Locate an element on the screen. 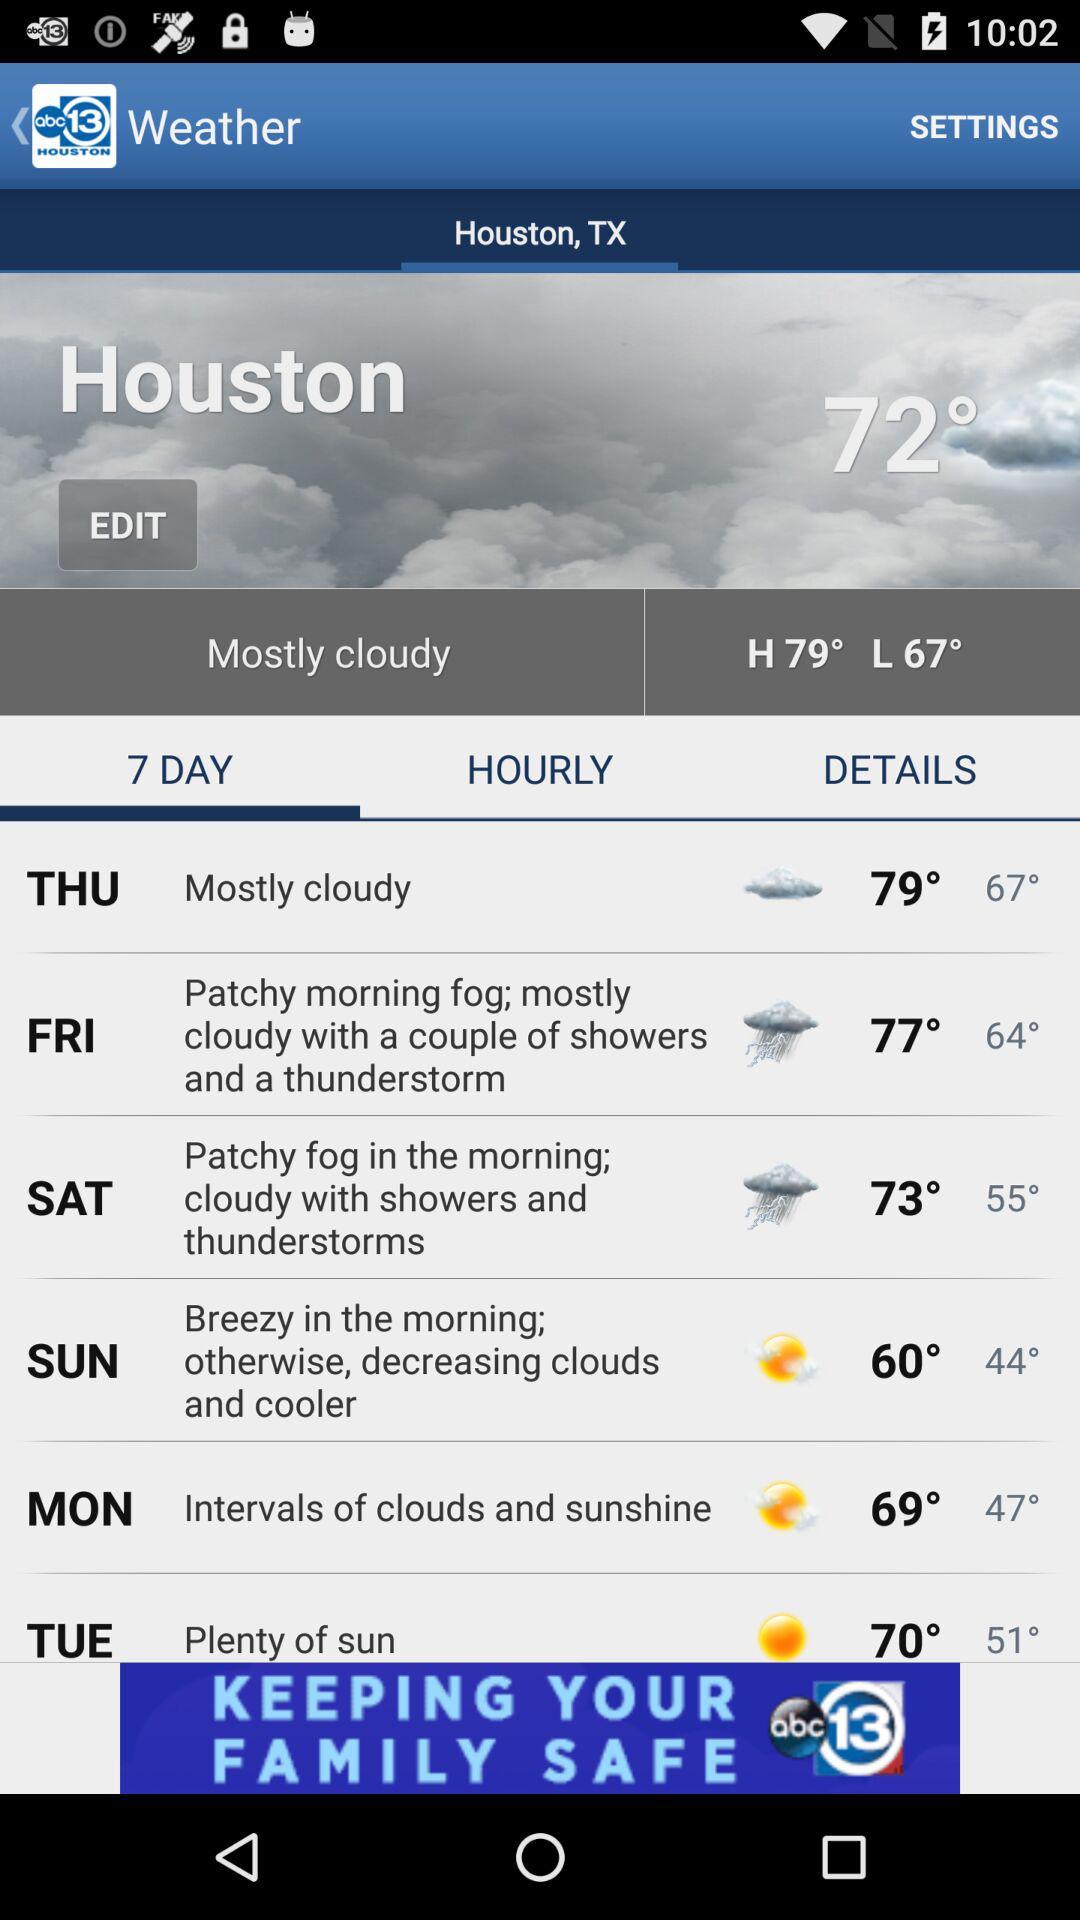 The height and width of the screenshot is (1920, 1080). the image on left to the text 73 degrees on the web page is located at coordinates (781, 1196).